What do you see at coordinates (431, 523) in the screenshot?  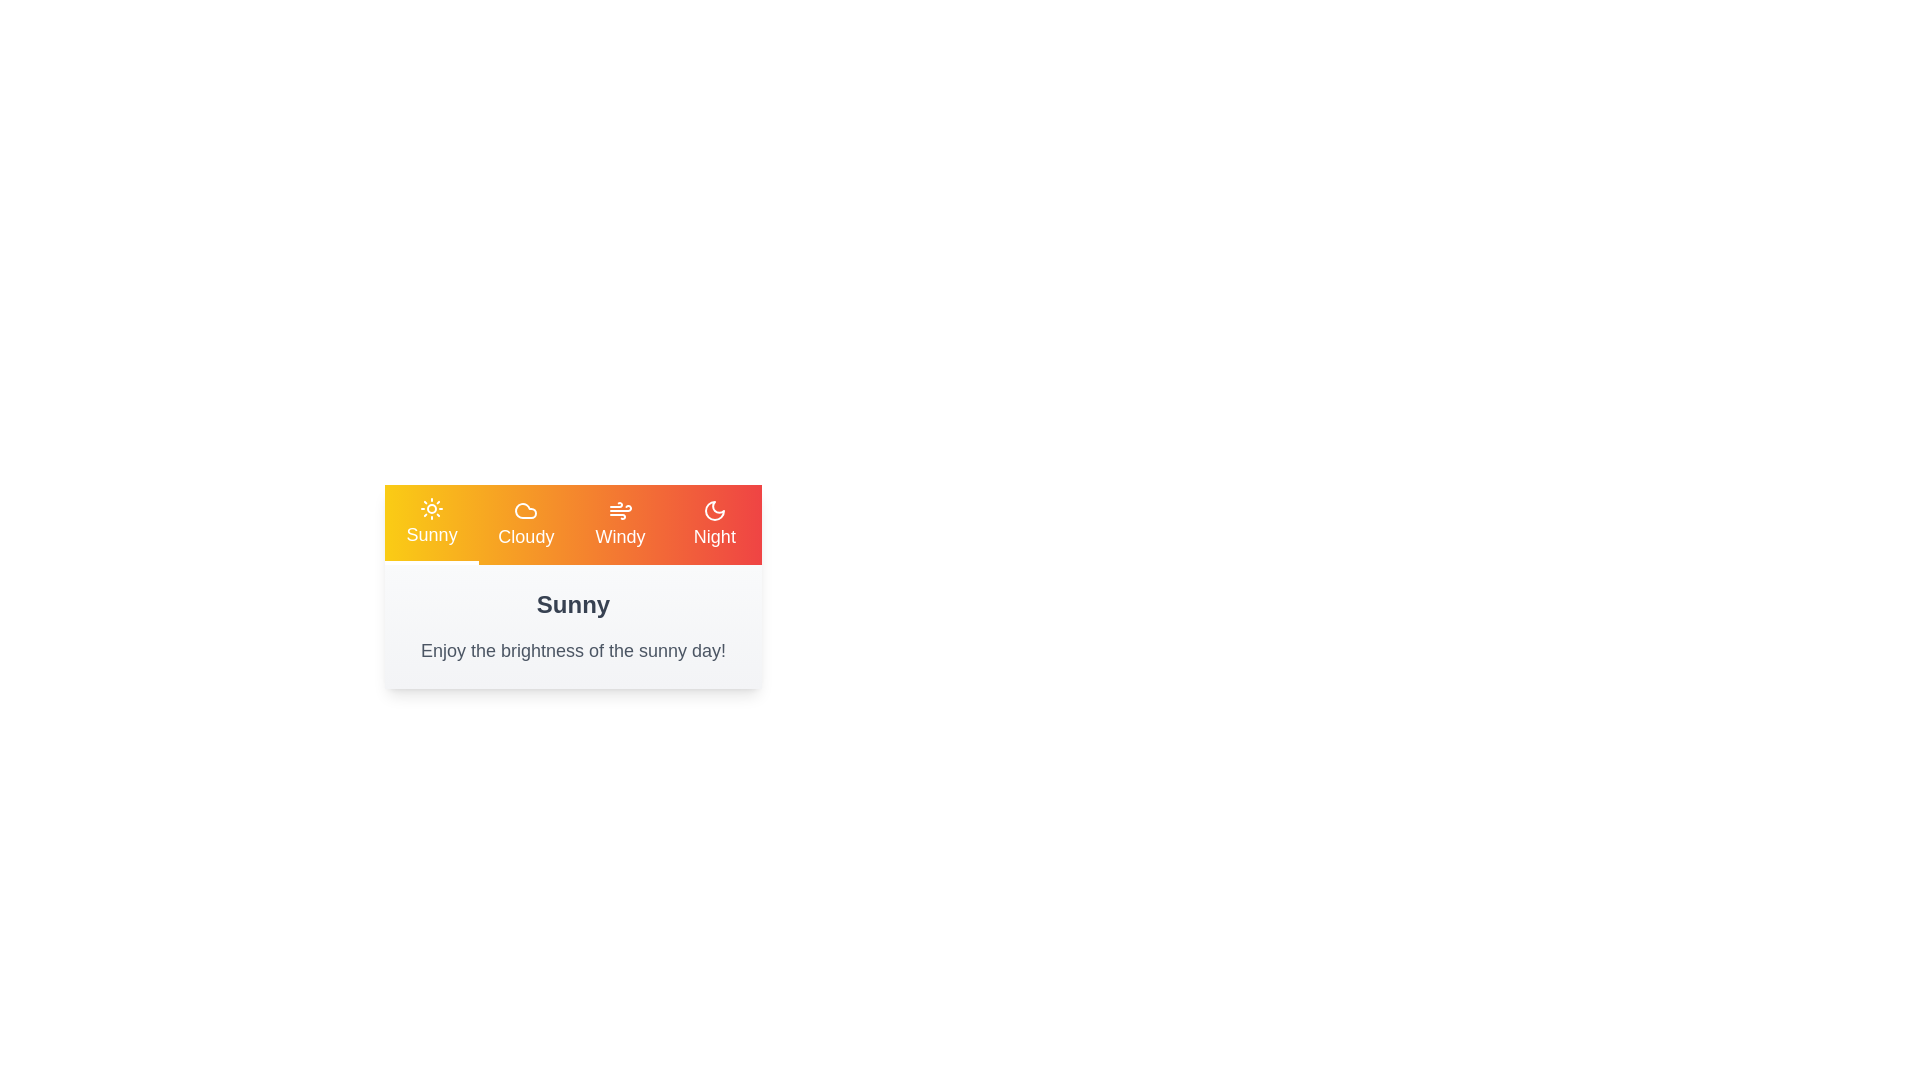 I see `the tab corresponding to Sunny` at bounding box center [431, 523].